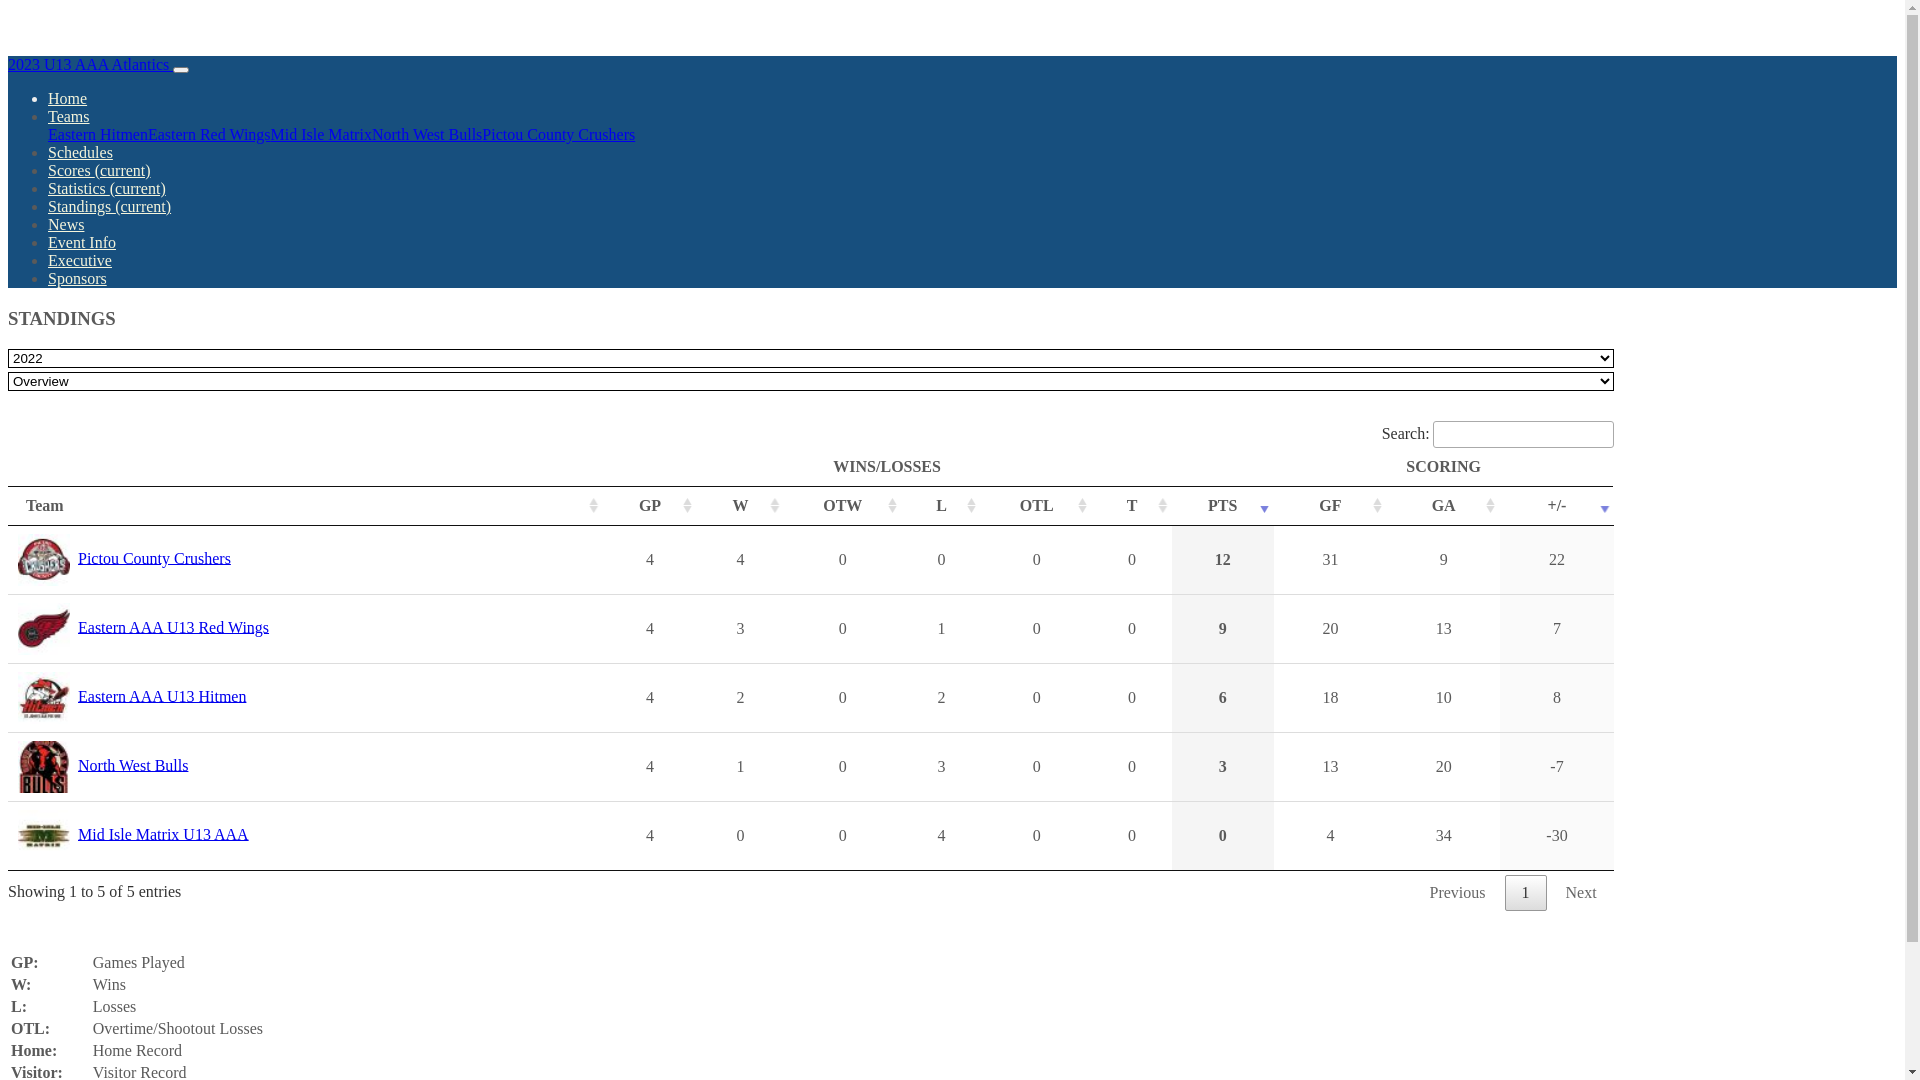 The width and height of the screenshot is (1920, 1080). I want to click on '1', so click(1525, 892).